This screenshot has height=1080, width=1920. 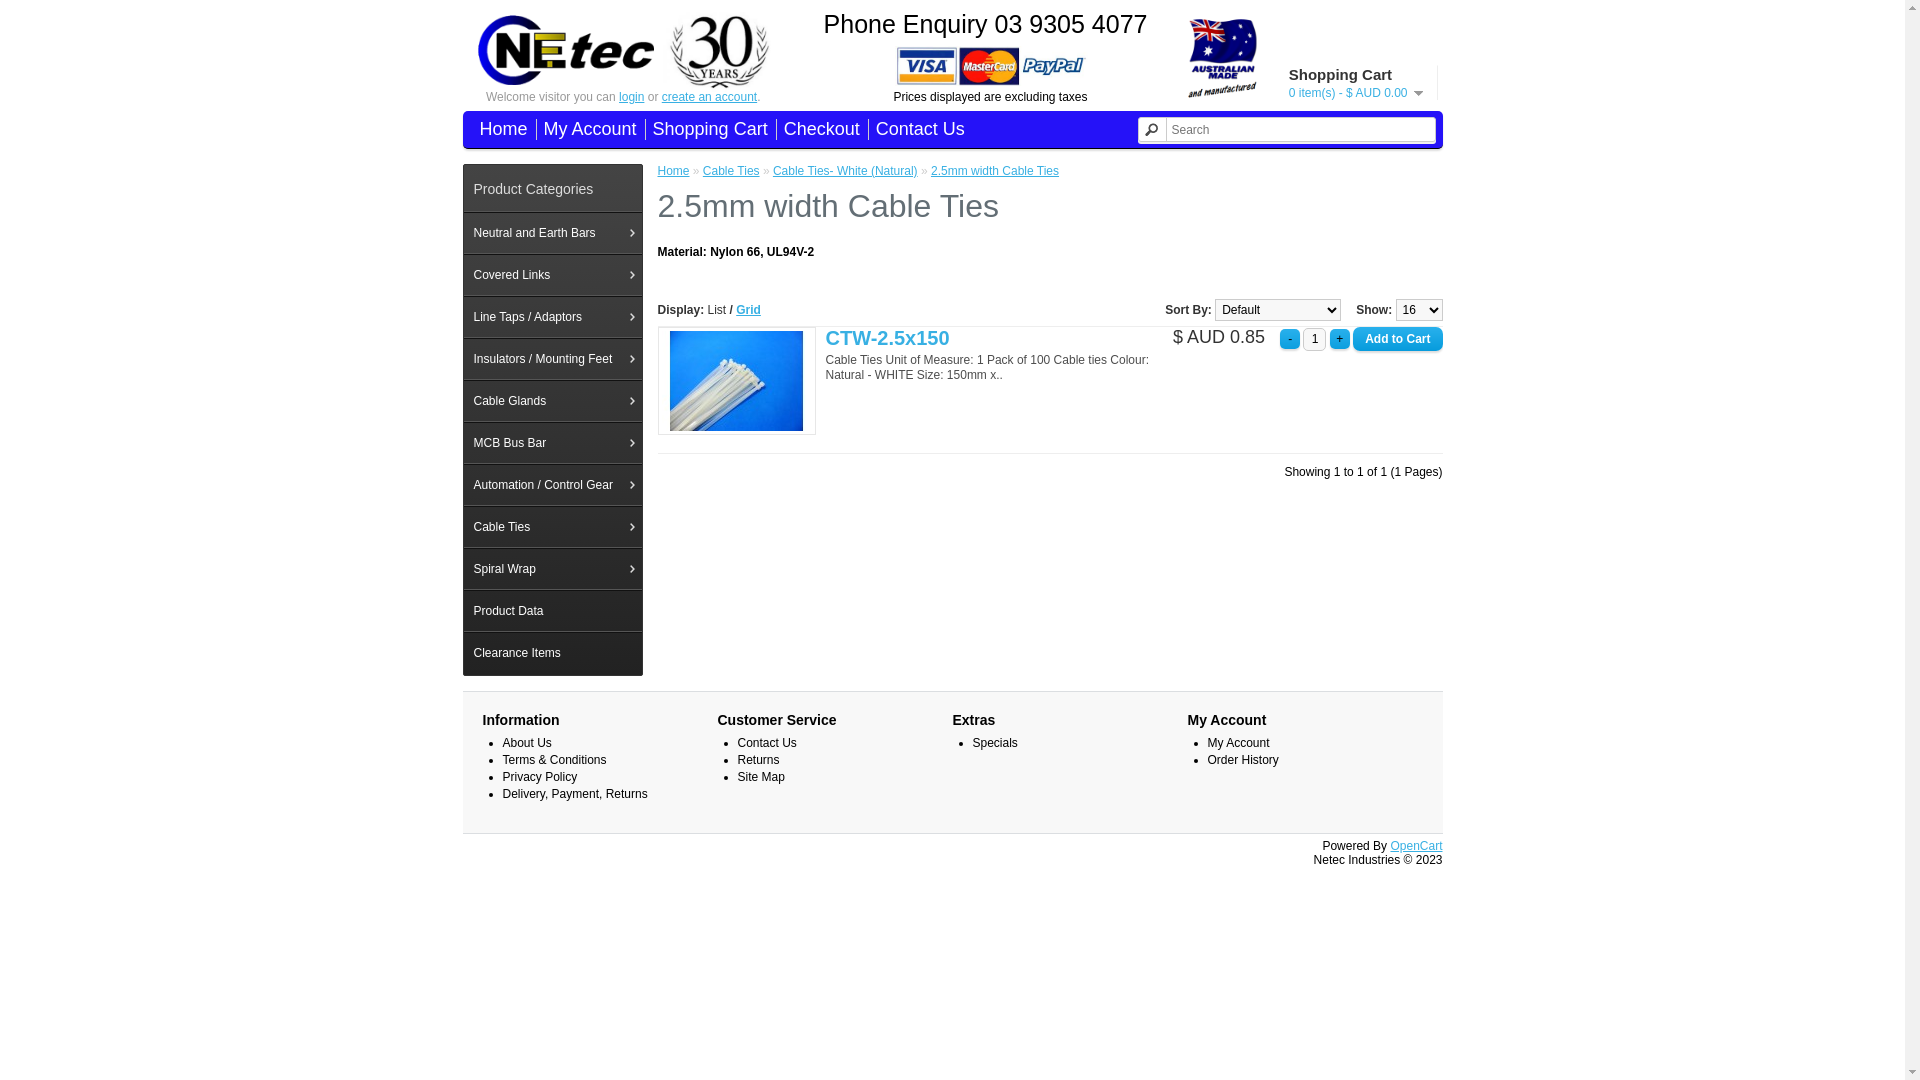 I want to click on 'OpenCart', so click(x=1415, y=845).